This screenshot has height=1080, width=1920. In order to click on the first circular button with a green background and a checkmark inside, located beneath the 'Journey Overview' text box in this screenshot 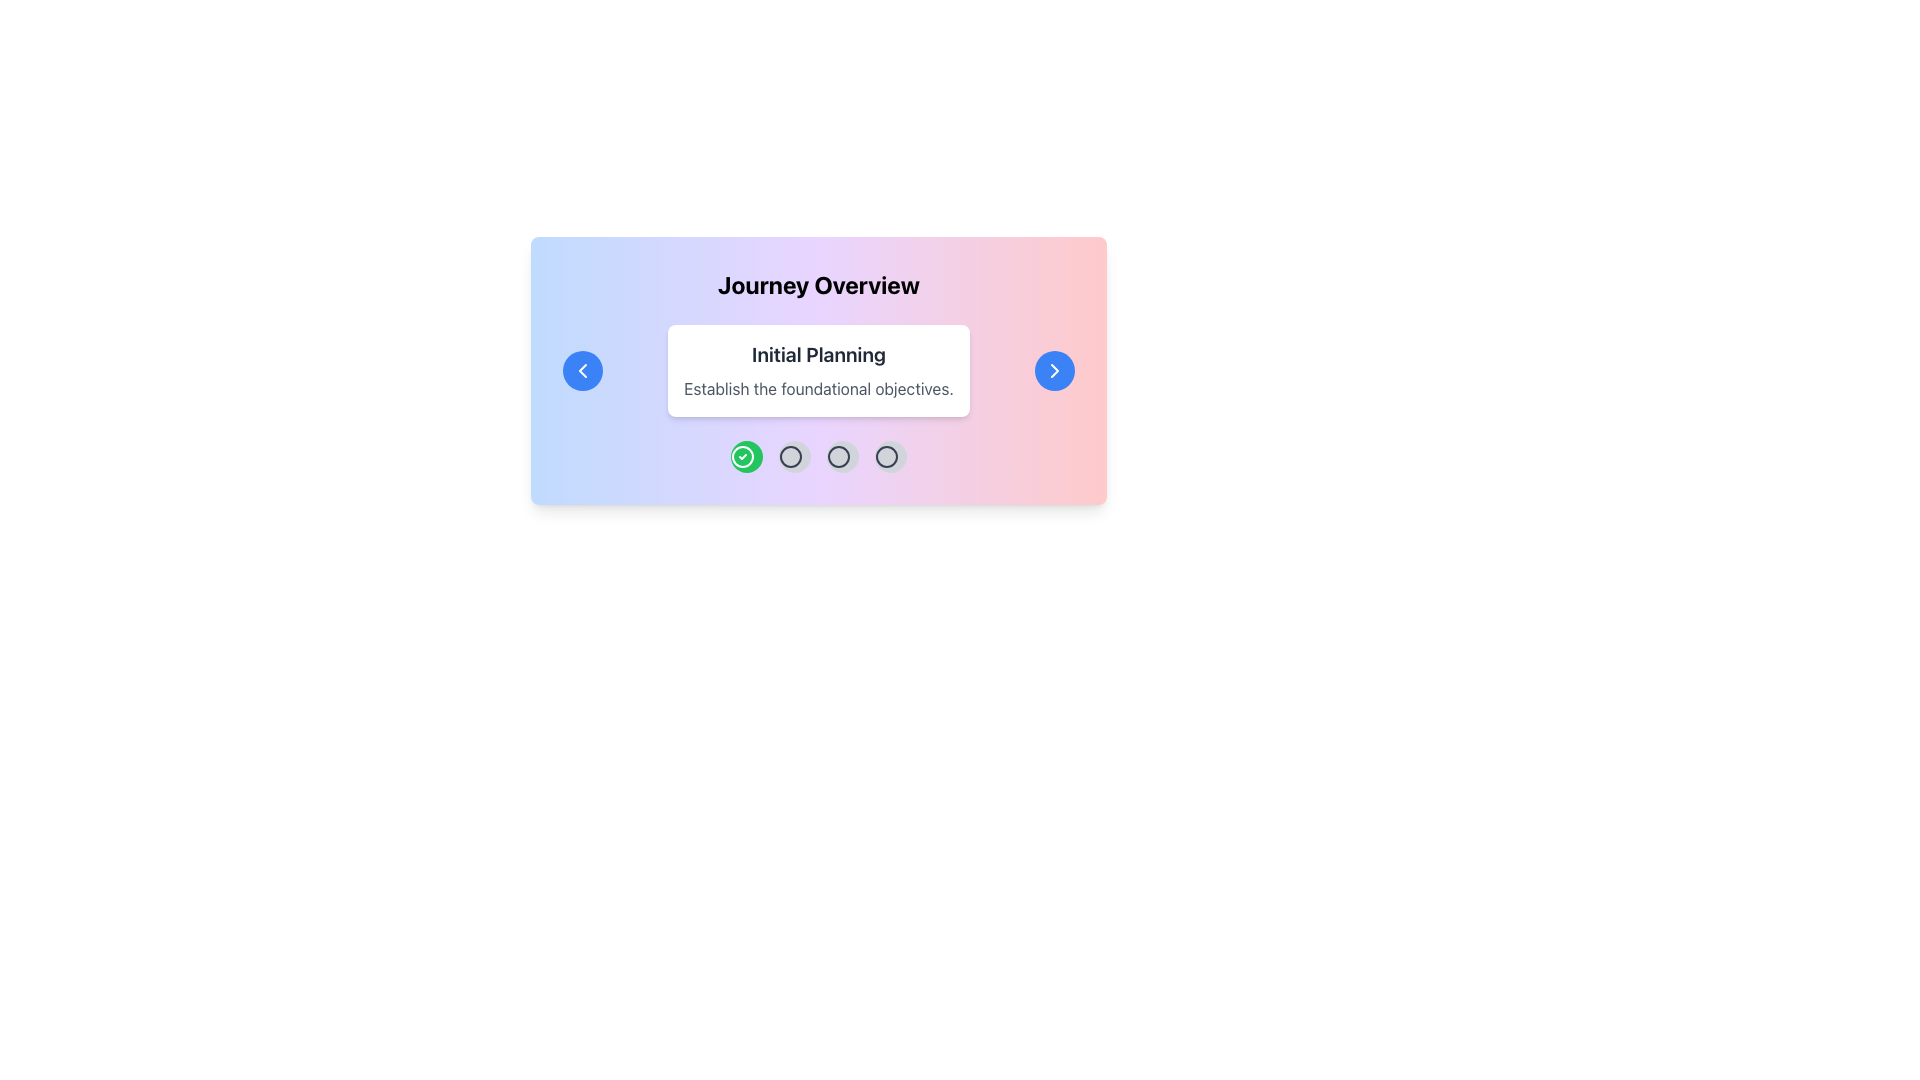, I will do `click(742, 456)`.